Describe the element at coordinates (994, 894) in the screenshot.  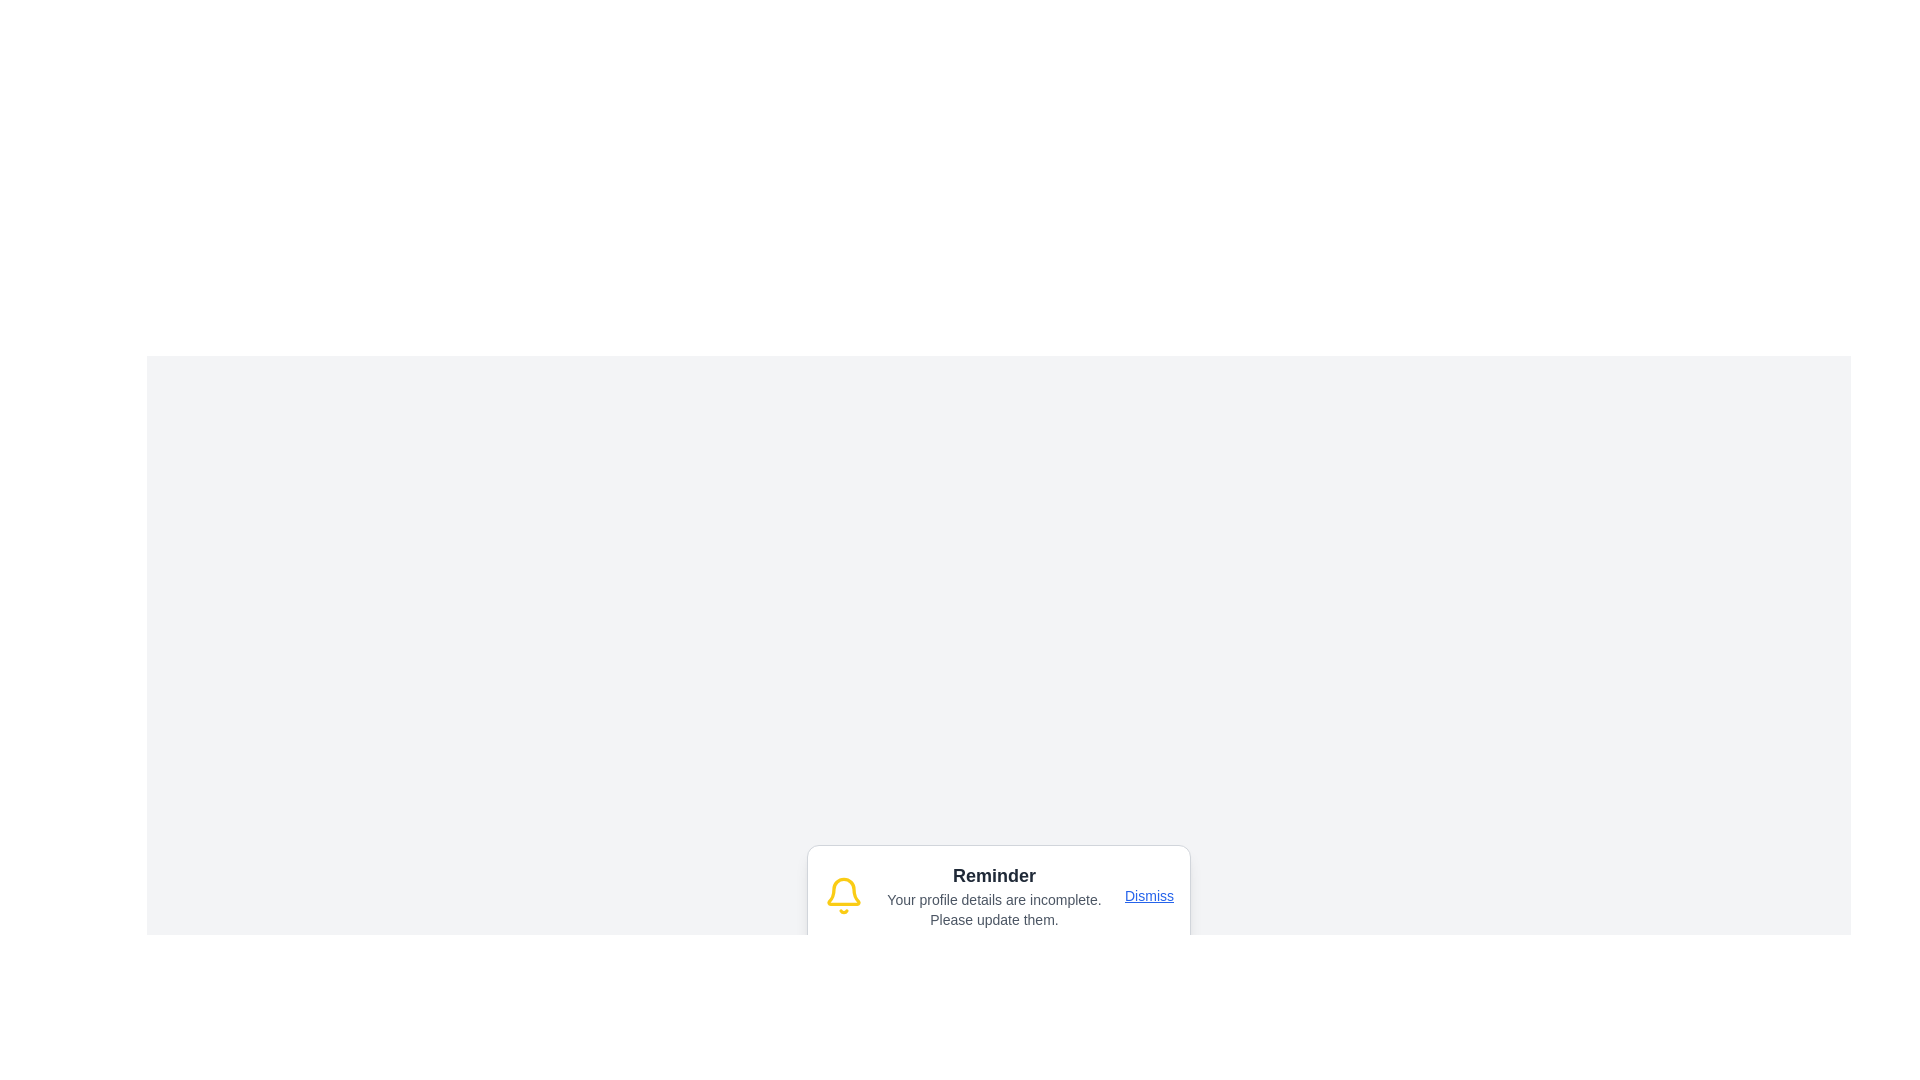
I see `the Informational Text Block that notifies users about incomplete profile details, located between a yellow bell icon and a 'Dismiss' link` at that location.